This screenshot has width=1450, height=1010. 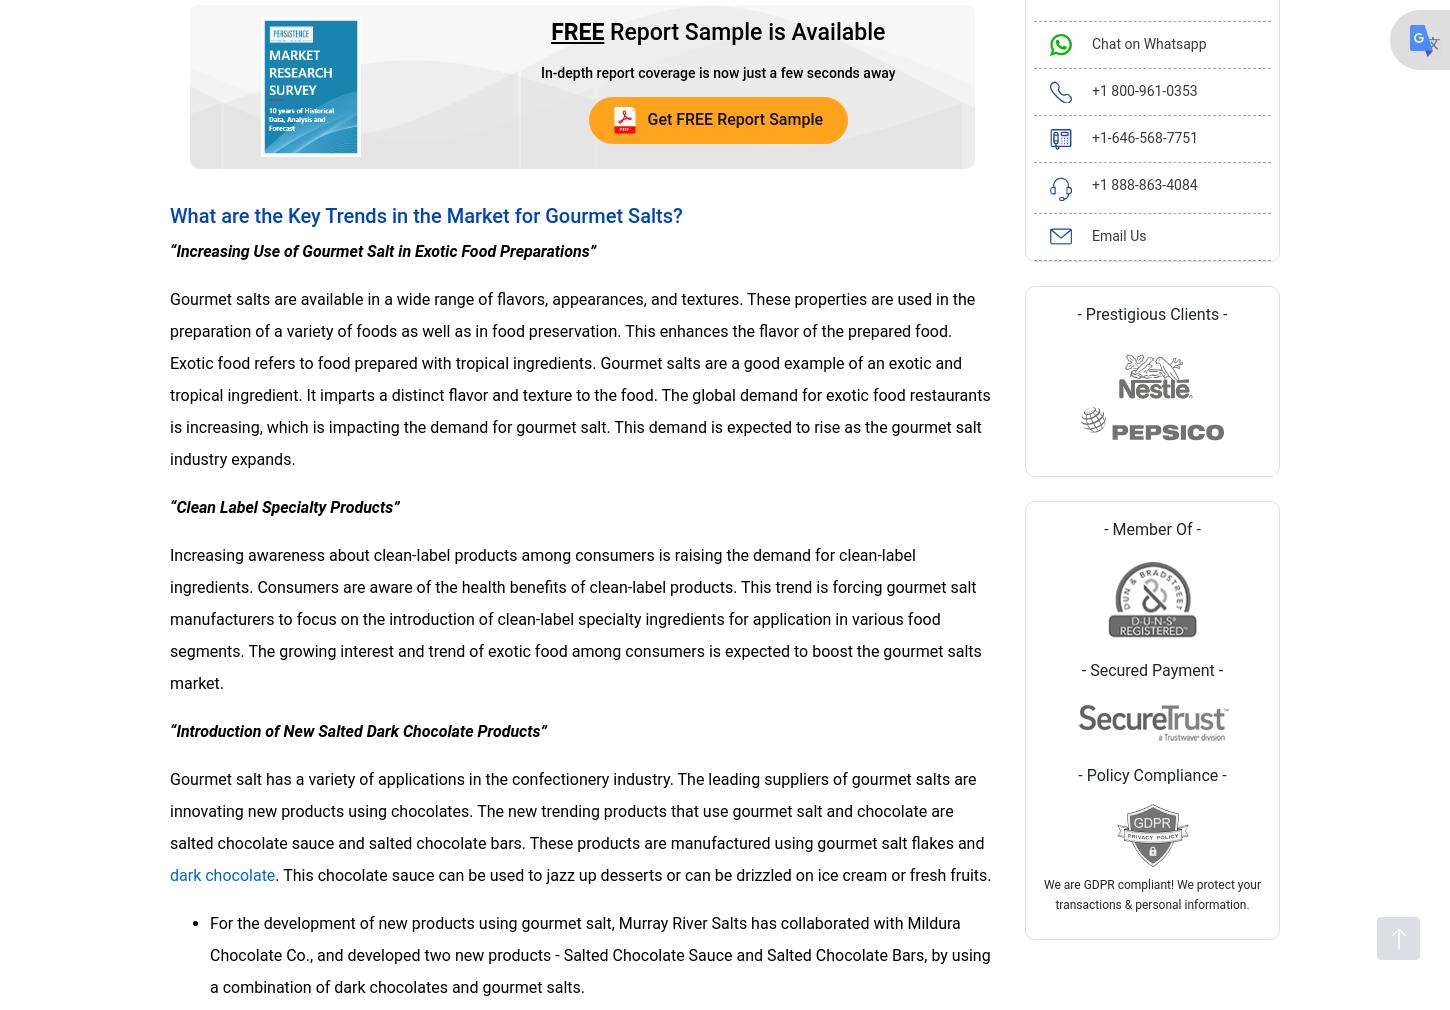 I want to click on 'Increasing Use of Gourmet Salt in Exotic Food Preparations', so click(x=381, y=249).